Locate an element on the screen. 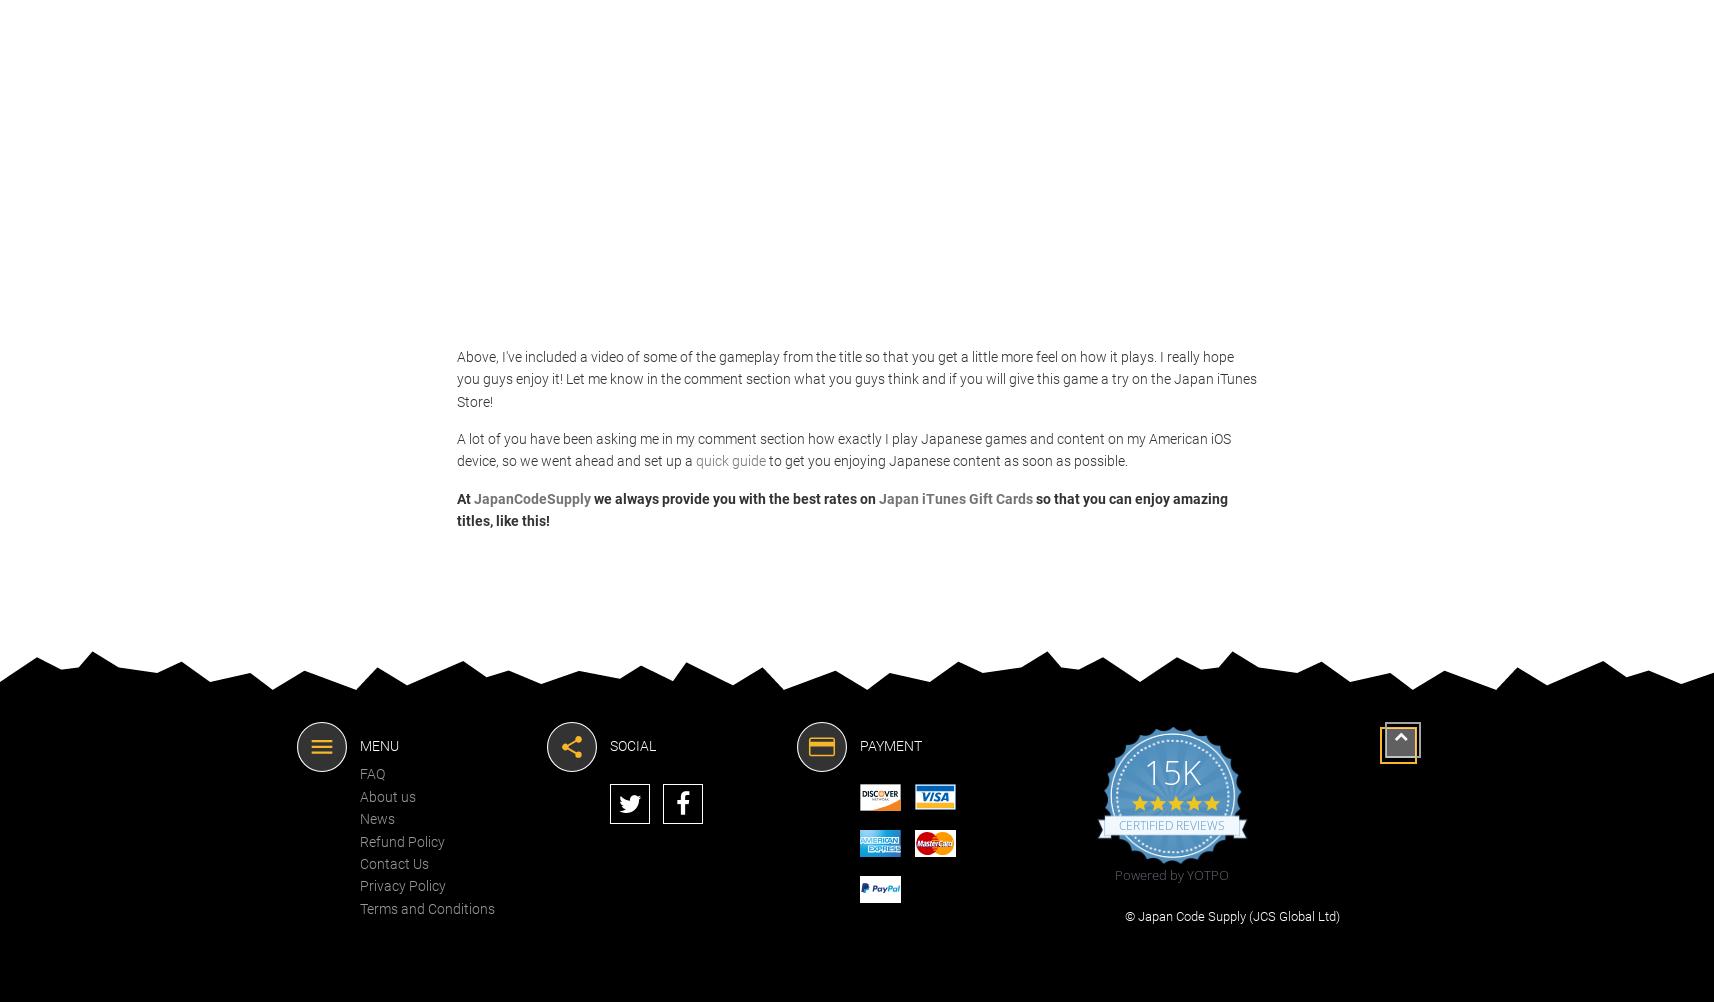 The image size is (1714, 1002). 'PAYMENT' is located at coordinates (889, 744).